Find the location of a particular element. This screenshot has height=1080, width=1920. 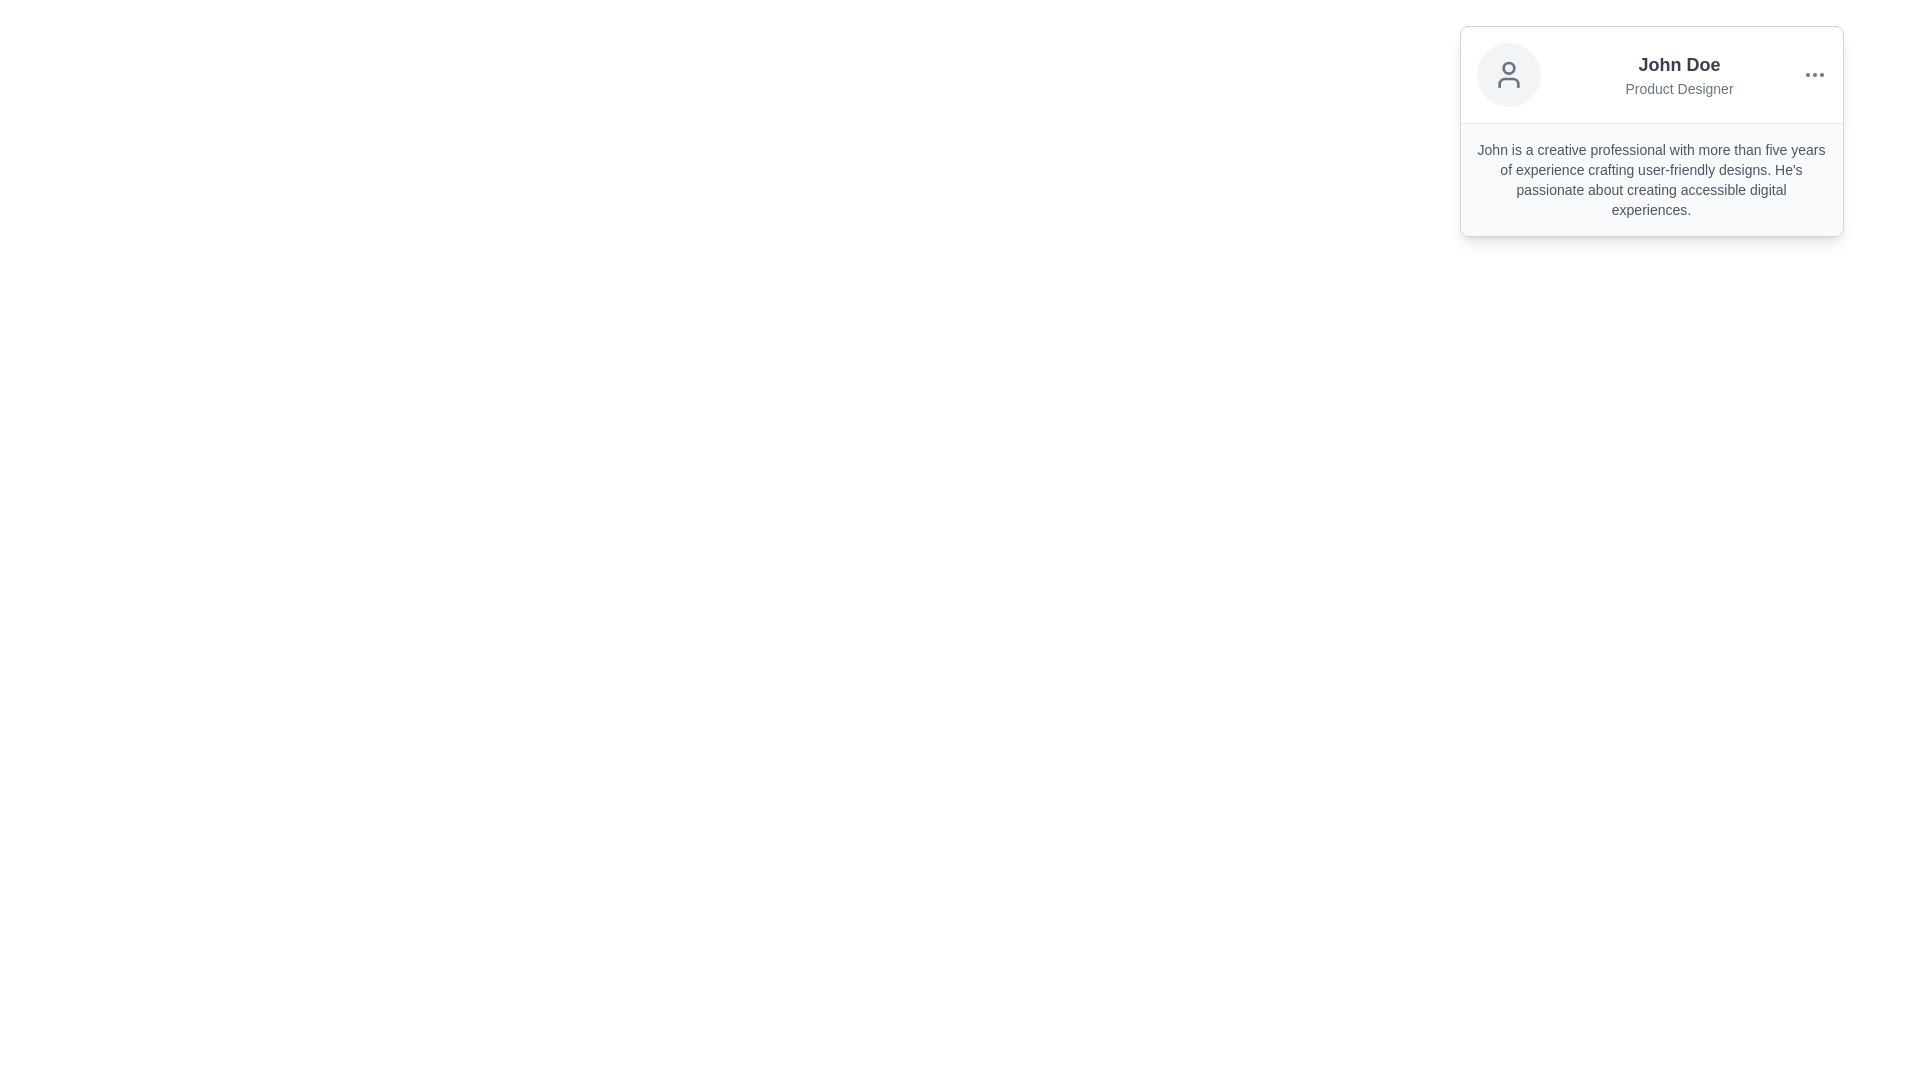

the text content area that displays the name and role of an individual within the profile card layout is located at coordinates (1679, 73).